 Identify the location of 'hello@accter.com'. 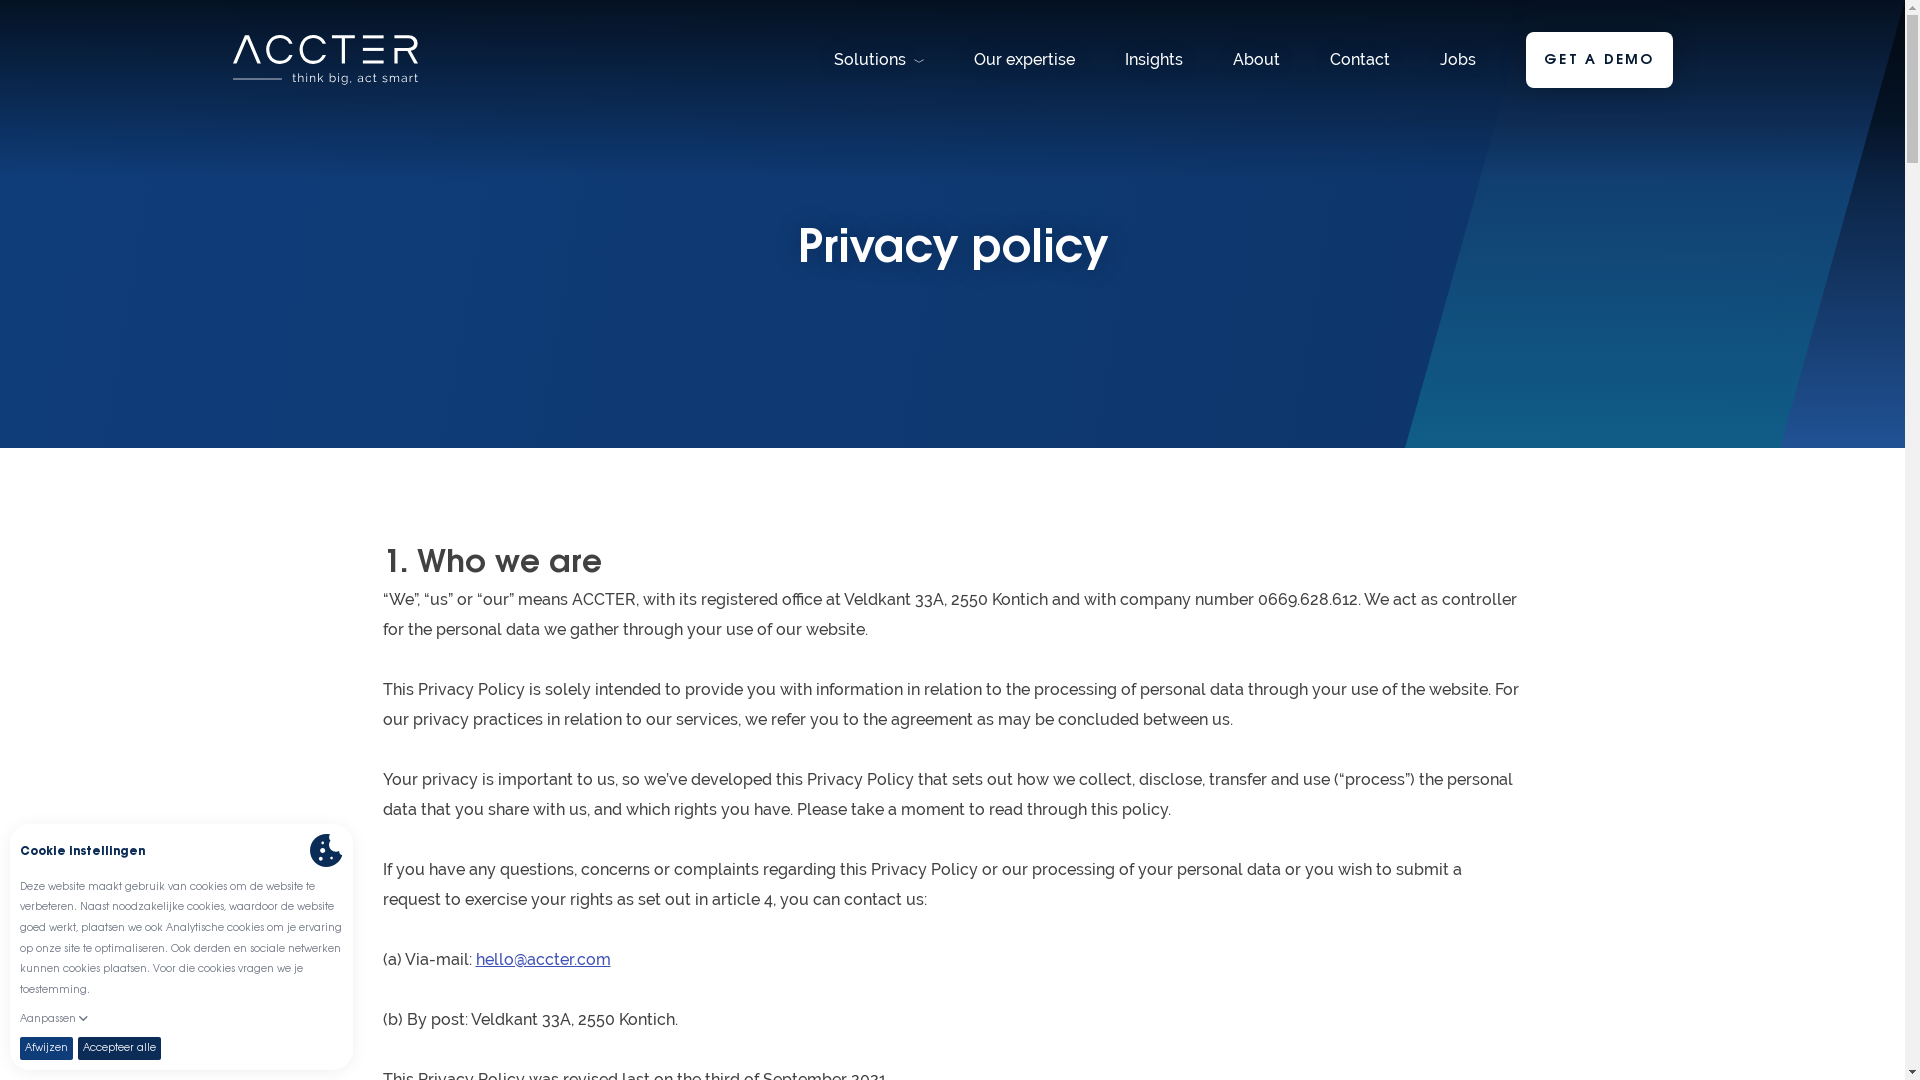
(474, 958).